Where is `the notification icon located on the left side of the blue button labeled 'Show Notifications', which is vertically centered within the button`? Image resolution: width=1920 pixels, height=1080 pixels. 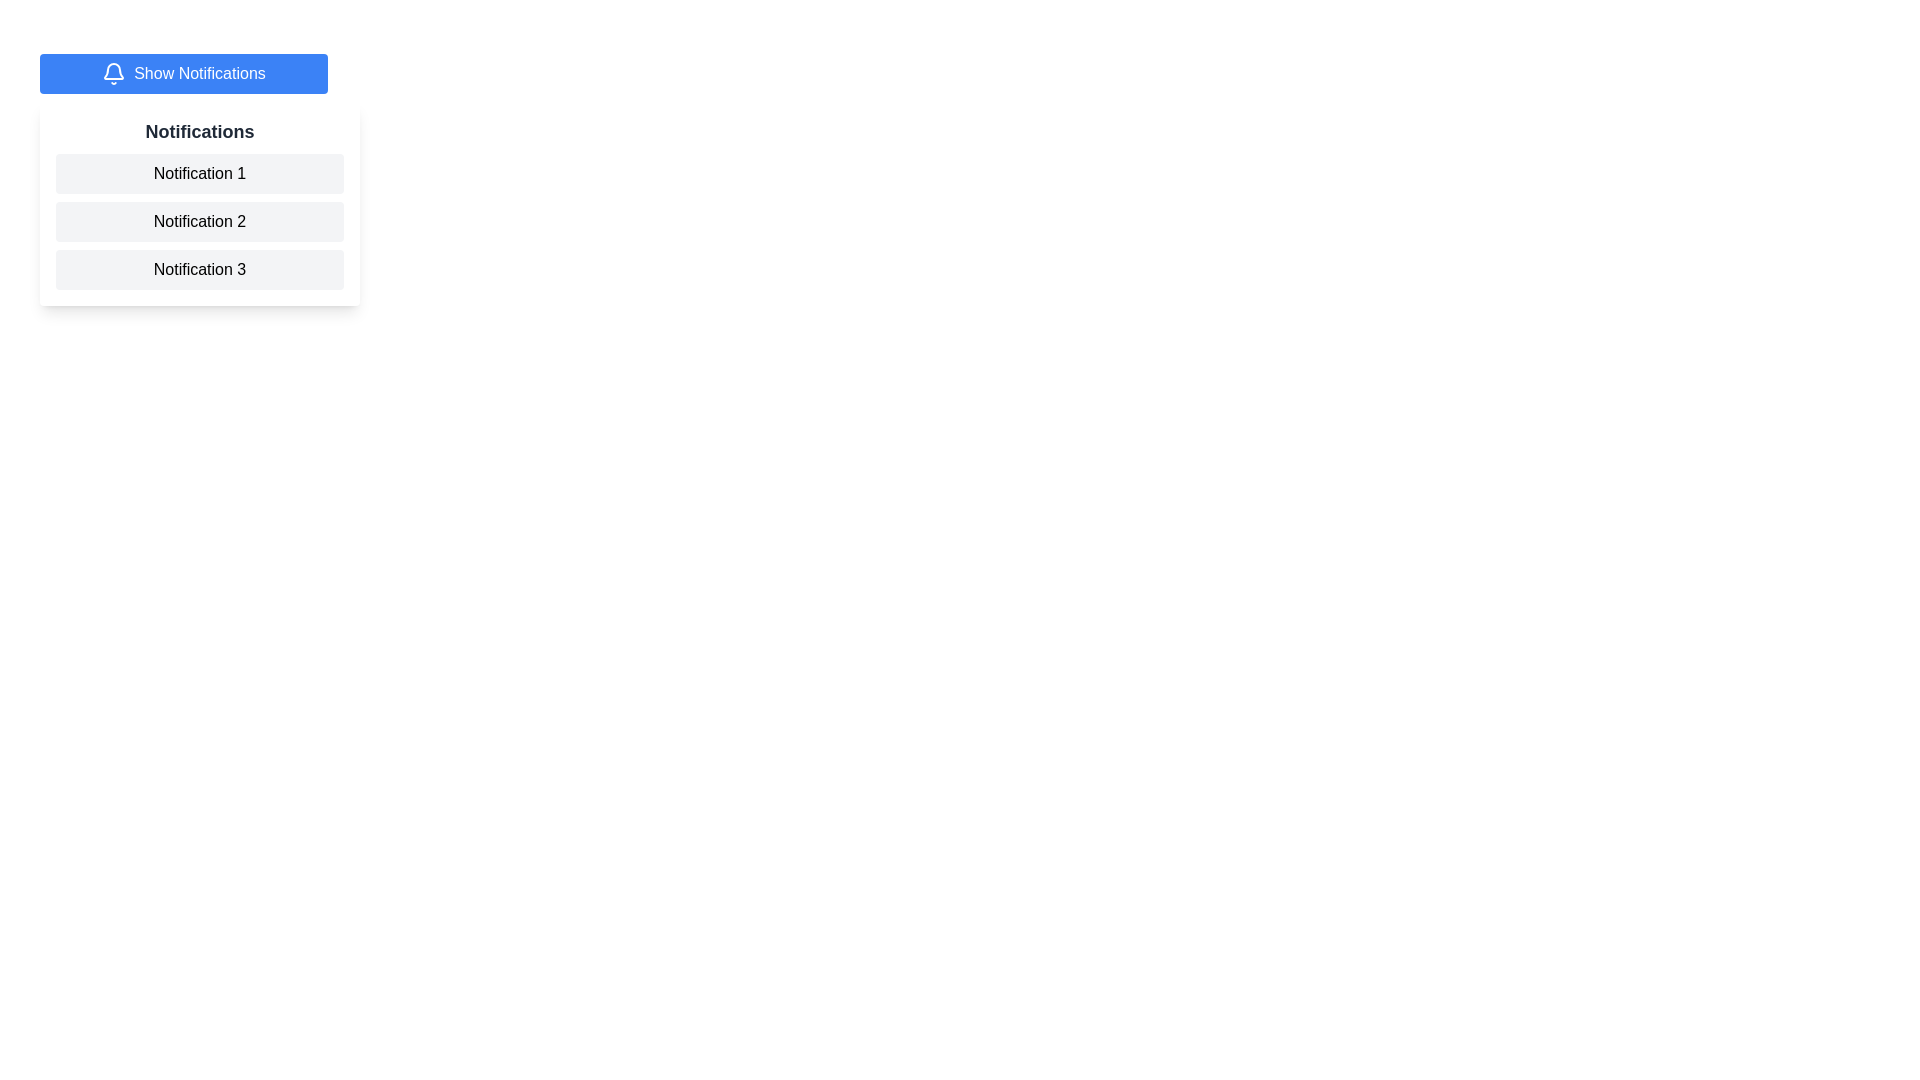 the notification icon located on the left side of the blue button labeled 'Show Notifications', which is vertically centered within the button is located at coordinates (113, 72).